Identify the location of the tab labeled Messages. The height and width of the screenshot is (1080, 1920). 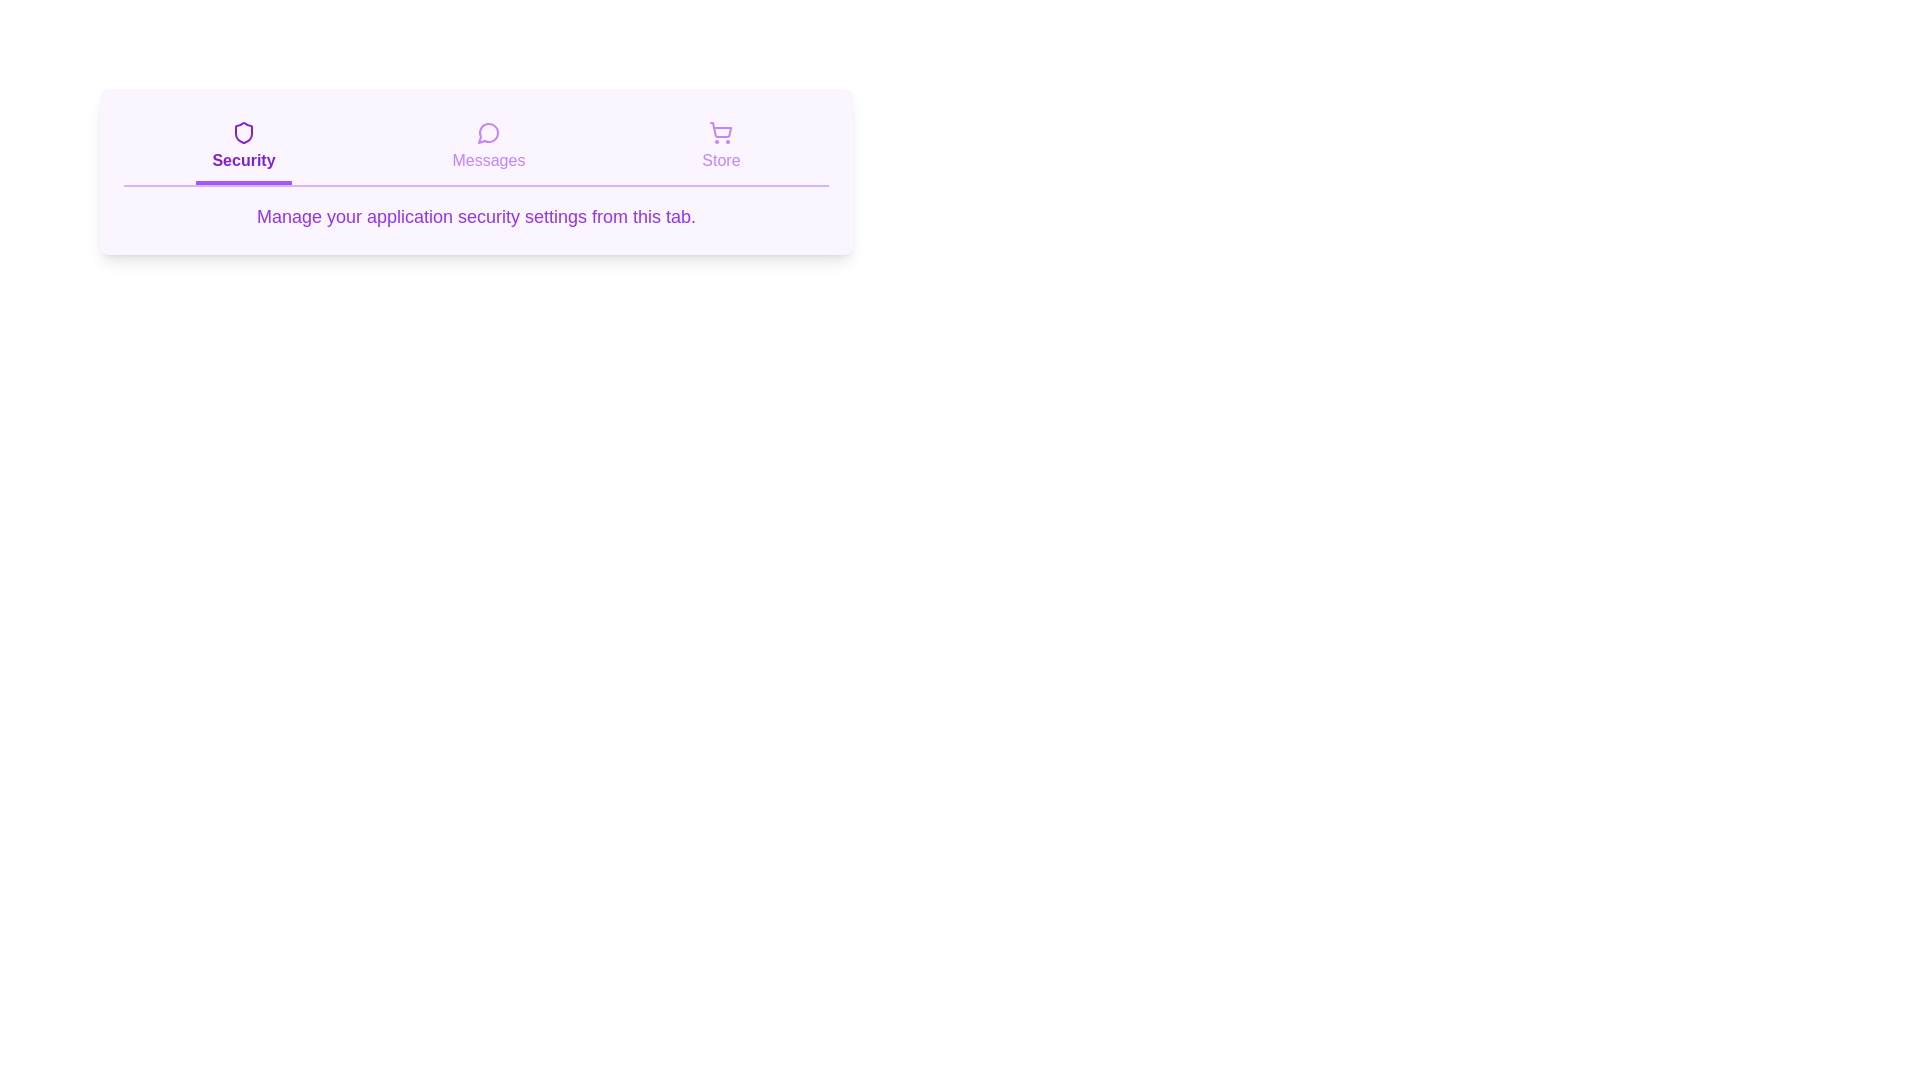
(488, 148).